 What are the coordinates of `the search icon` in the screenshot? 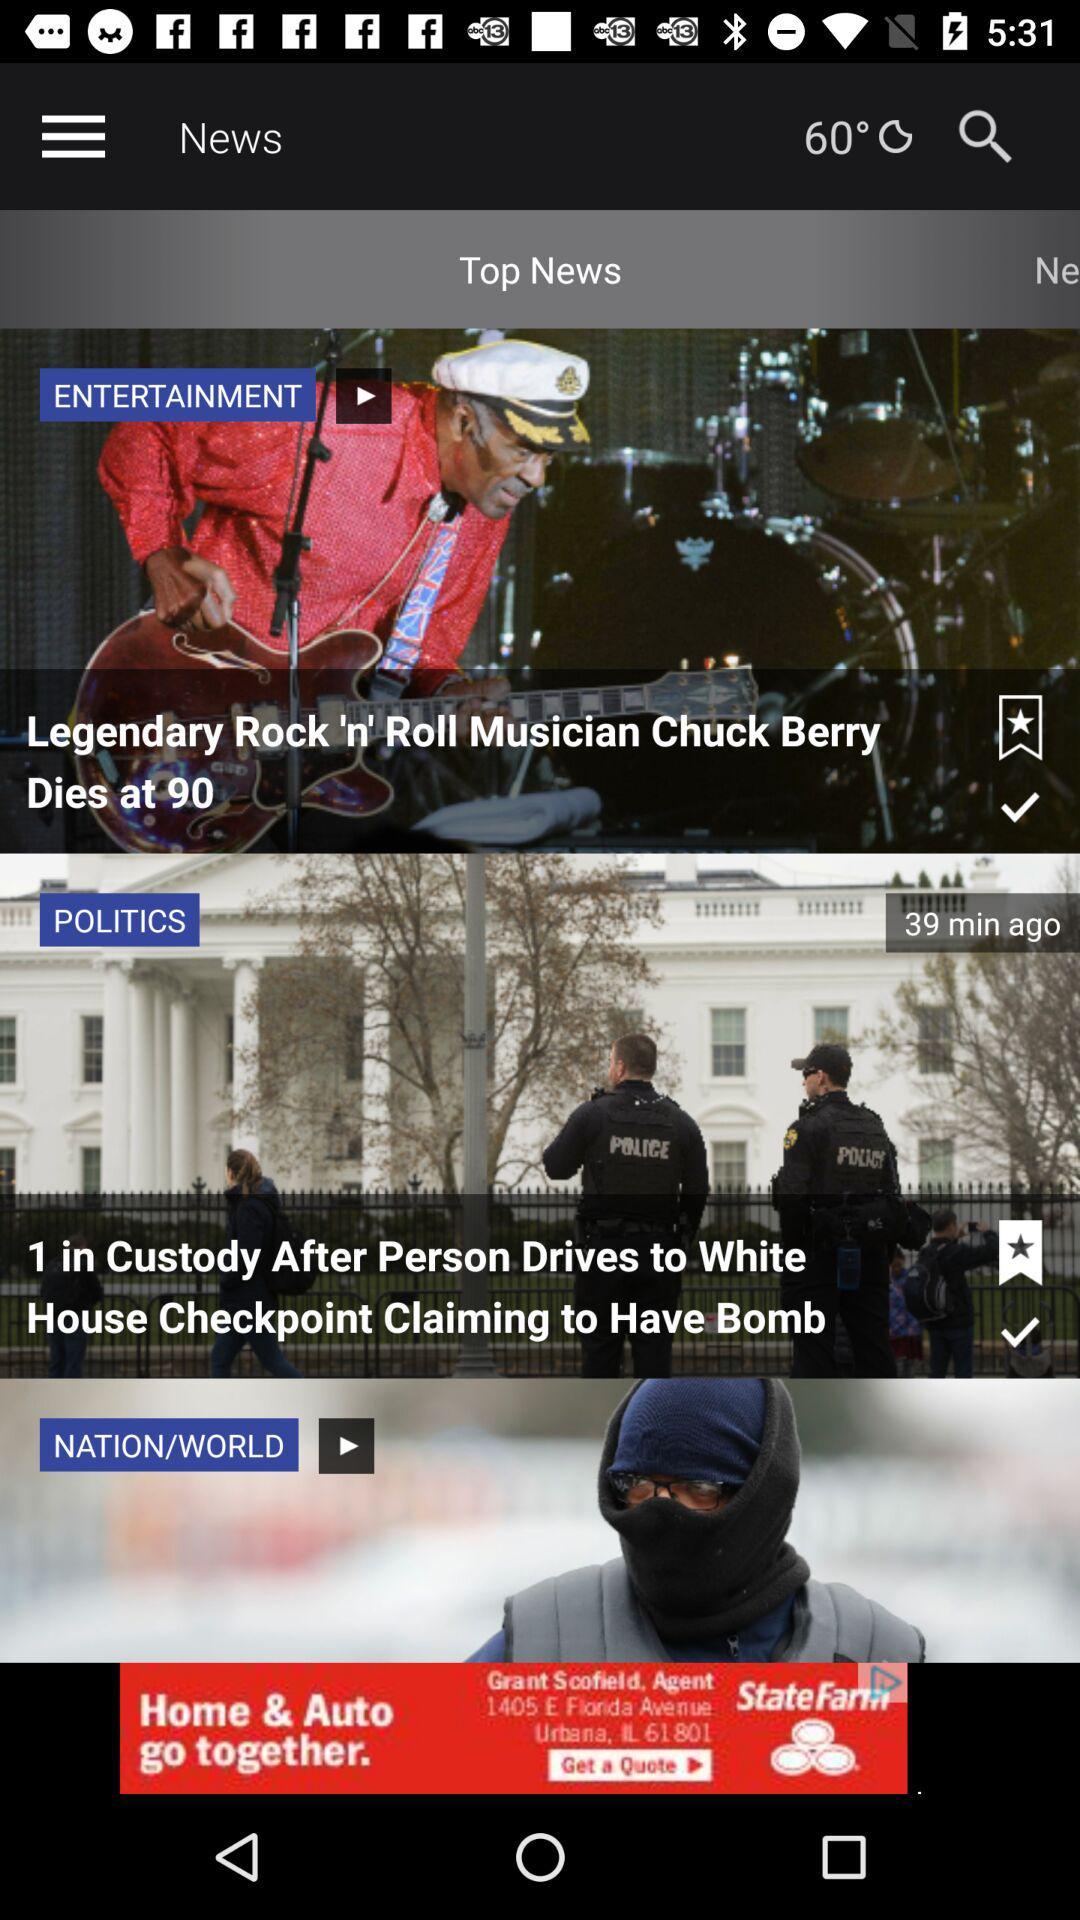 It's located at (984, 135).